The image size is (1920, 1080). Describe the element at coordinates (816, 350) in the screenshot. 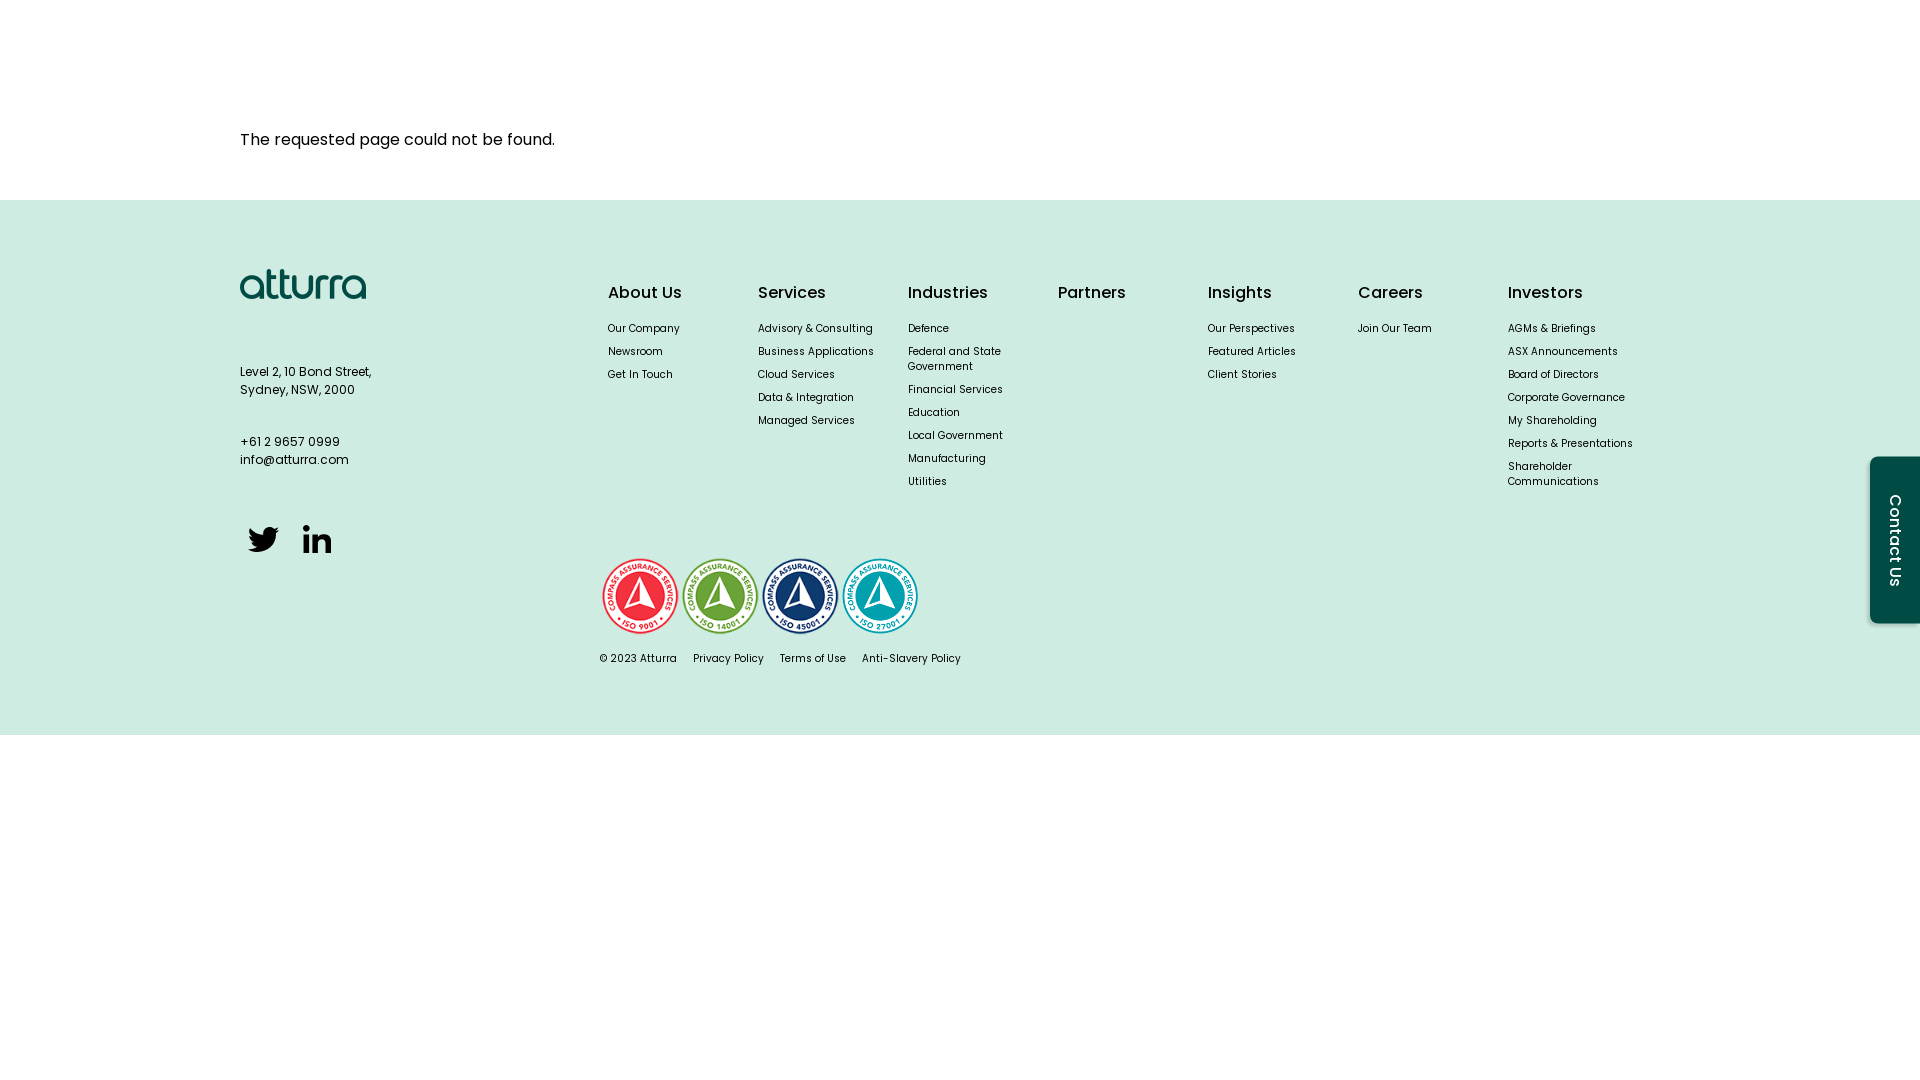

I see `'Business Applications'` at that location.